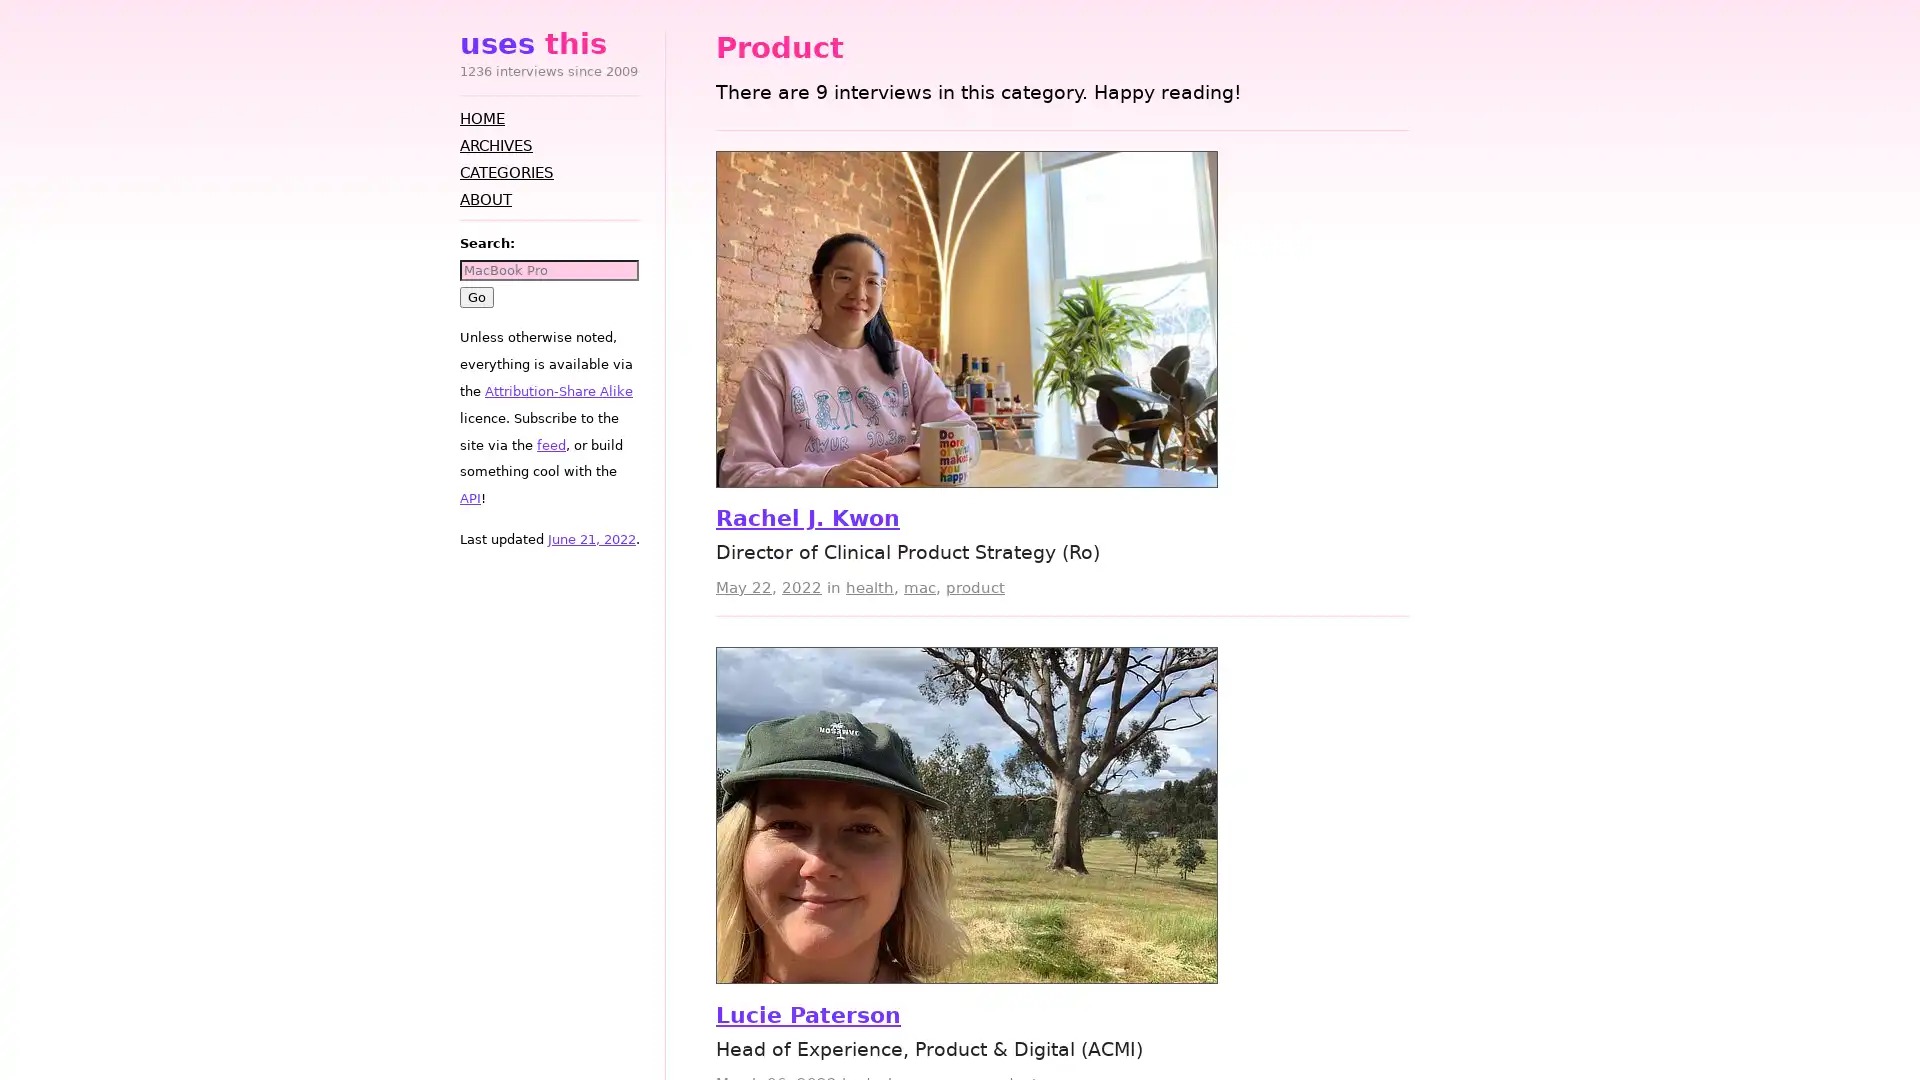  I want to click on Go, so click(475, 296).